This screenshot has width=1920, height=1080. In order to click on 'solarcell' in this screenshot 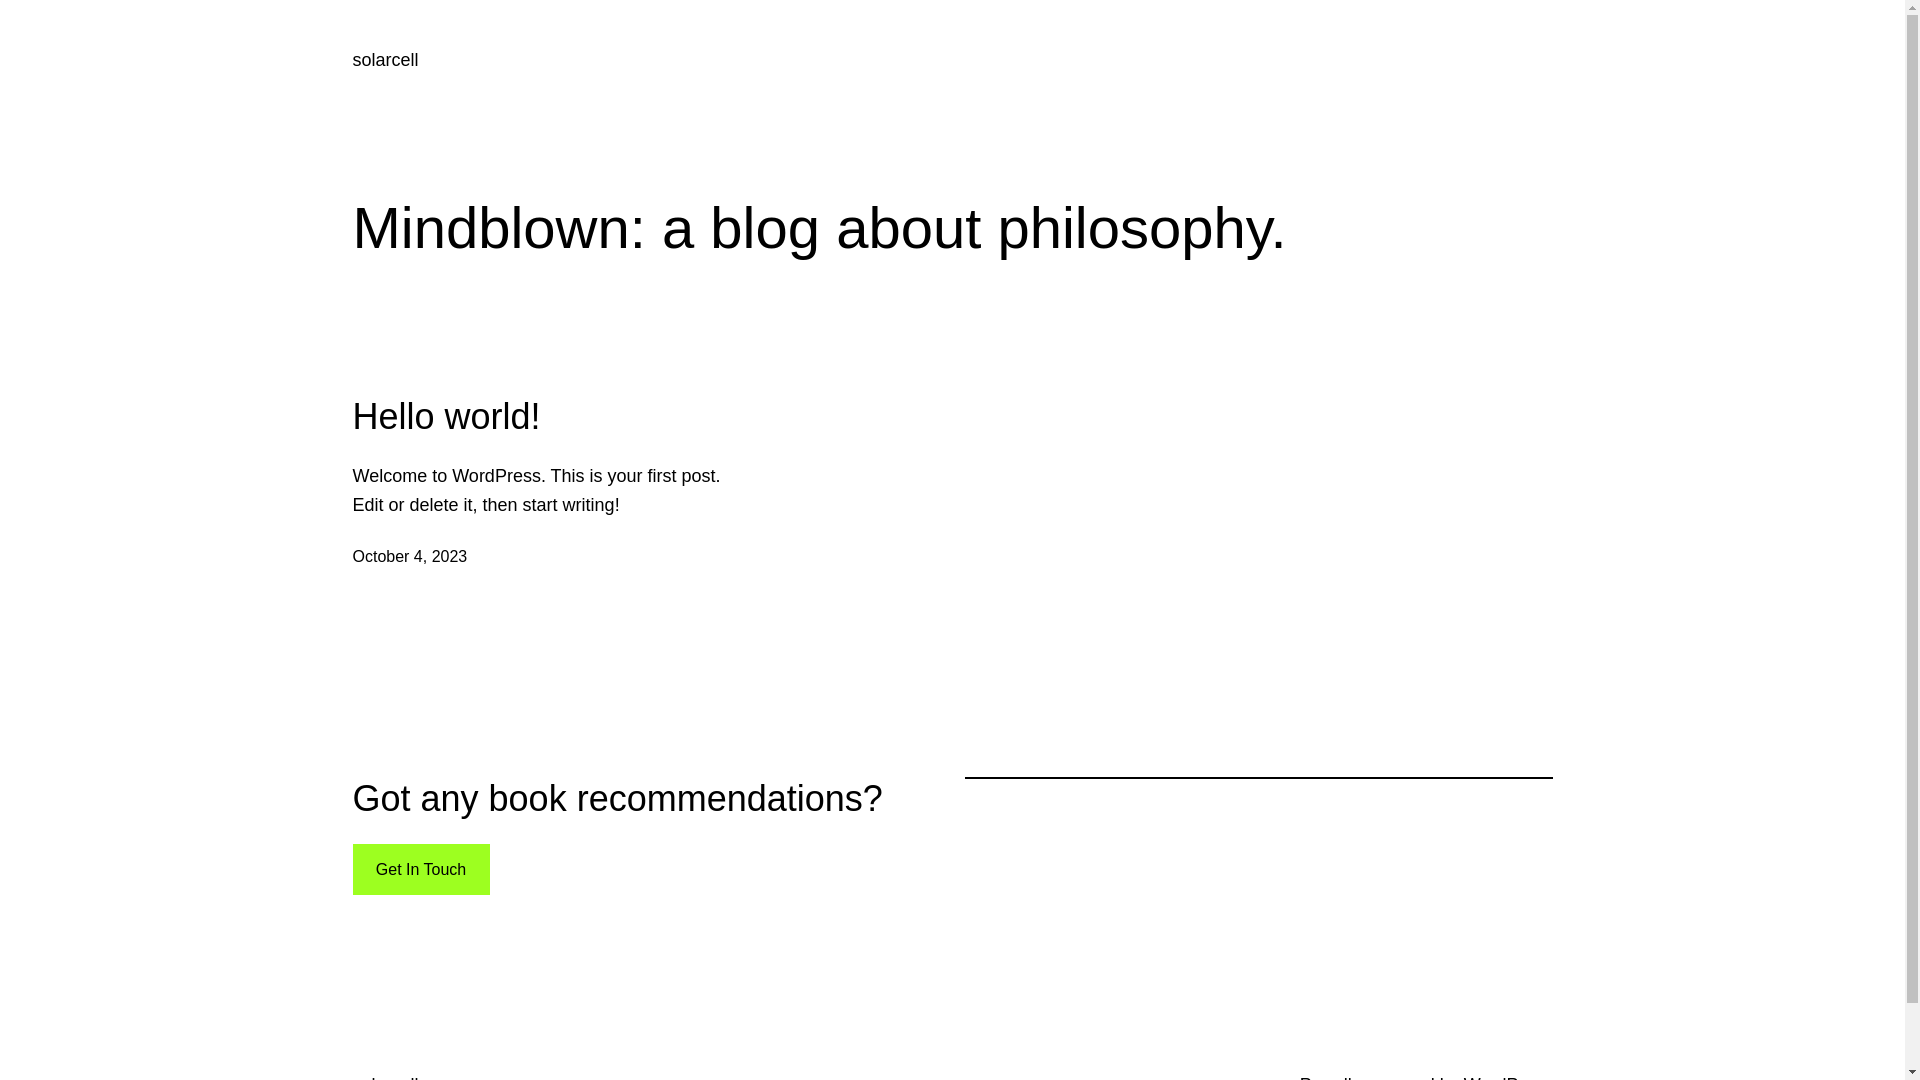, I will do `click(384, 59)`.